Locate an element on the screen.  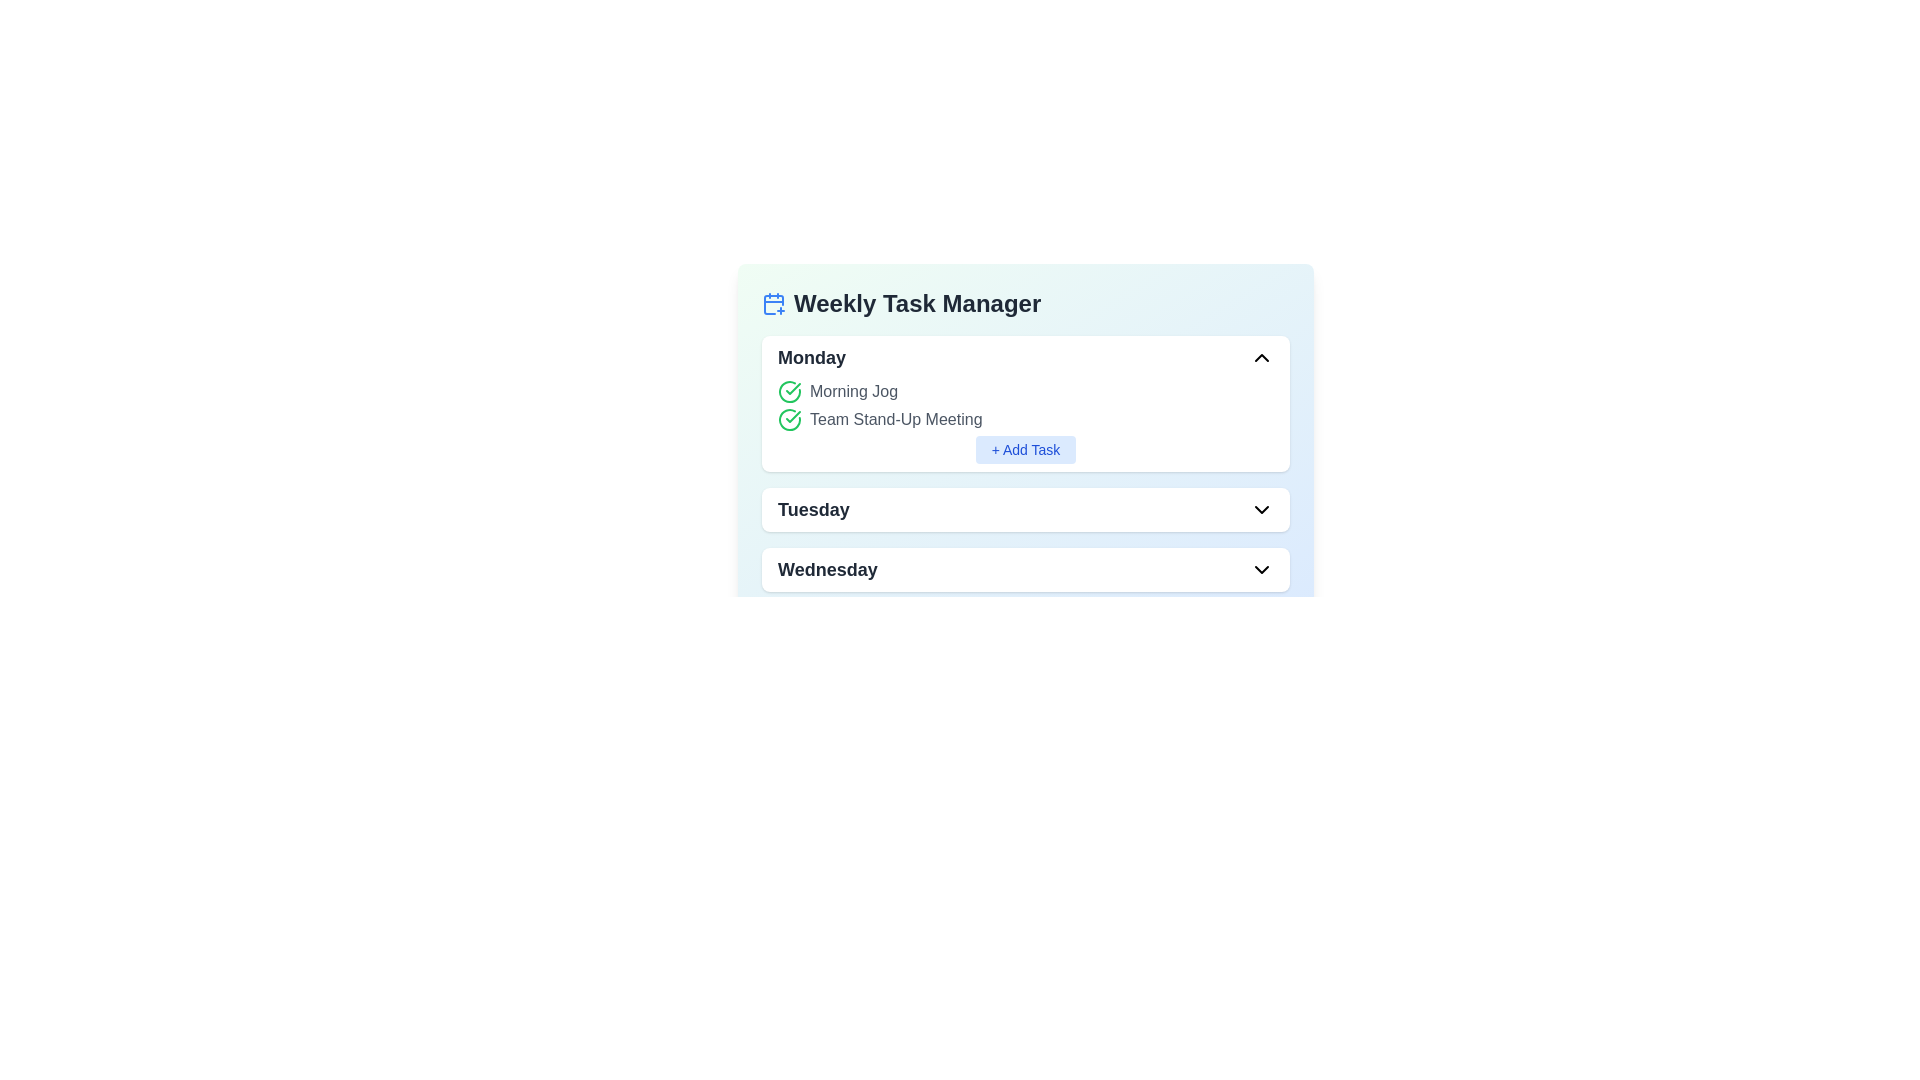
'+ Add Task' button under the 'Monday' section is located at coordinates (1026, 450).